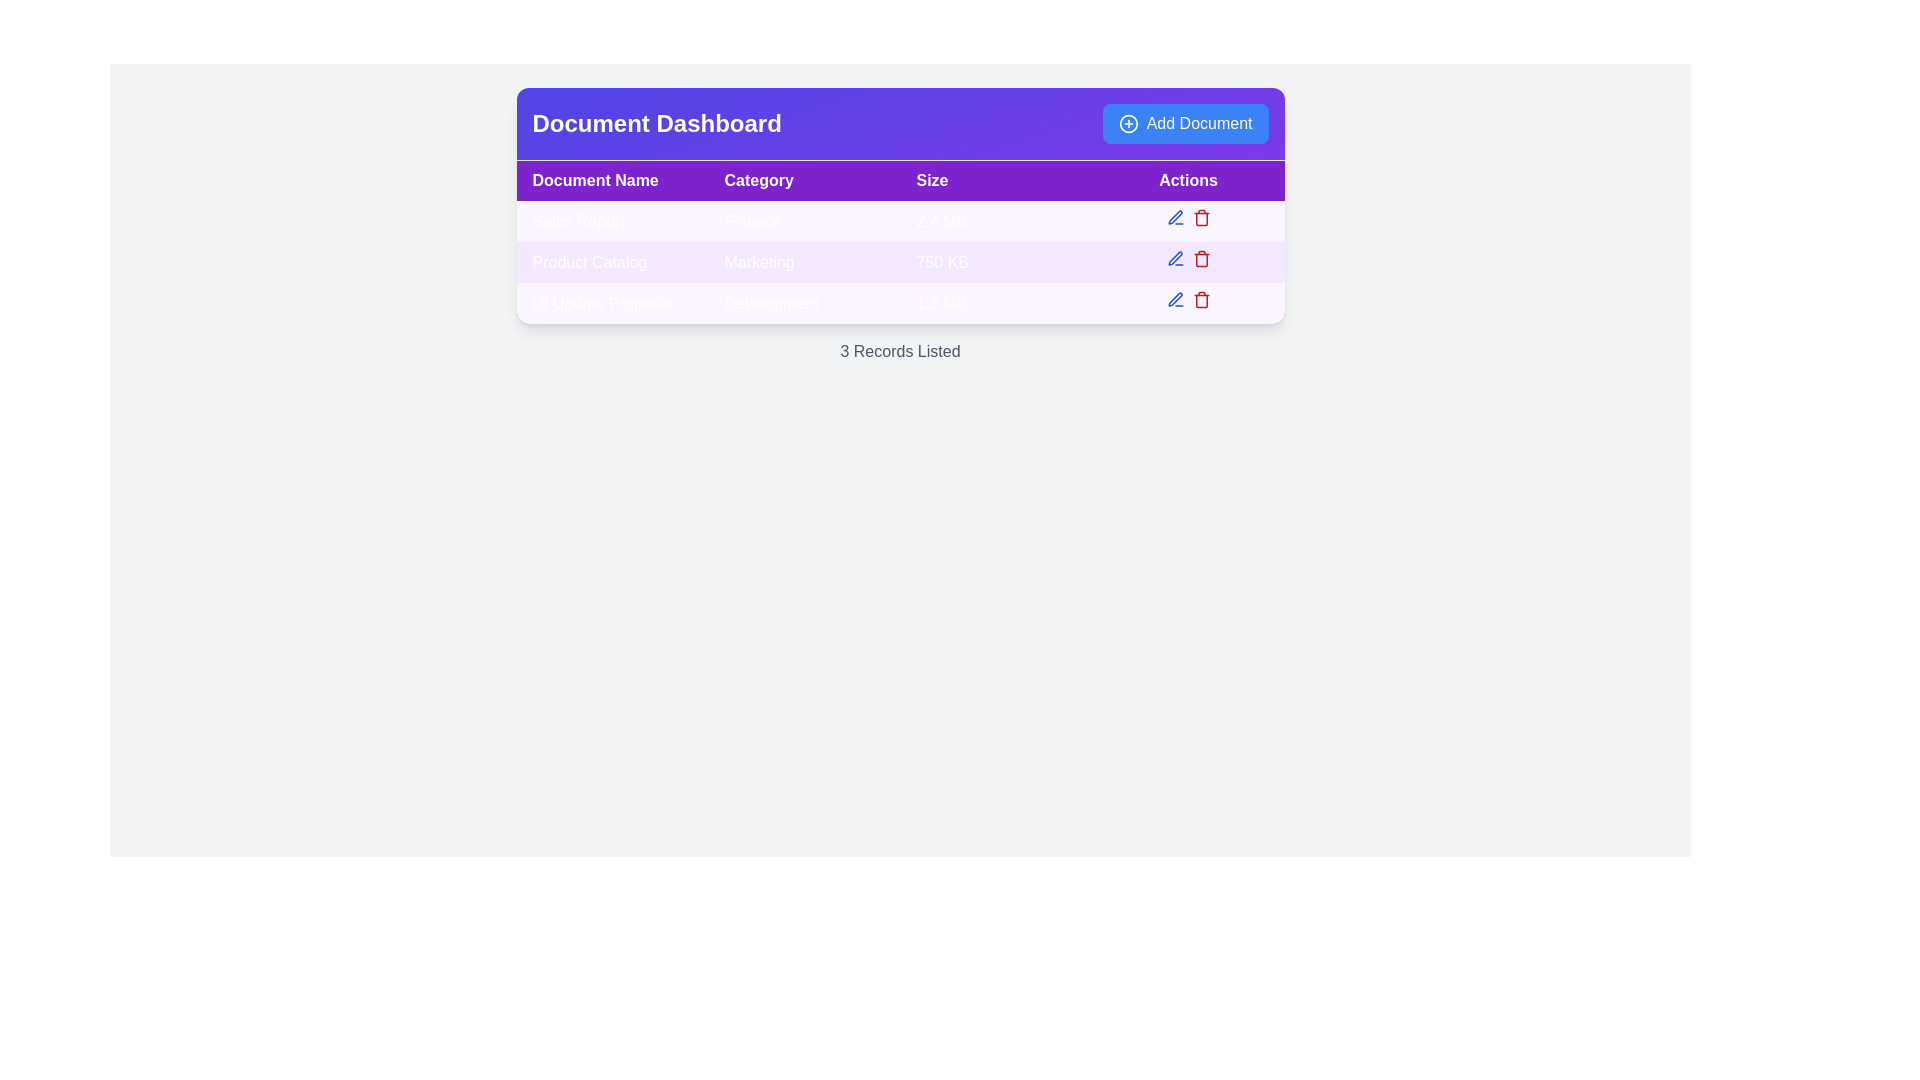  Describe the element at coordinates (1175, 300) in the screenshot. I see `the edit button located in the 'Actions' column of the second row in the table, positioned to the left of the red trash bin icon` at that location.